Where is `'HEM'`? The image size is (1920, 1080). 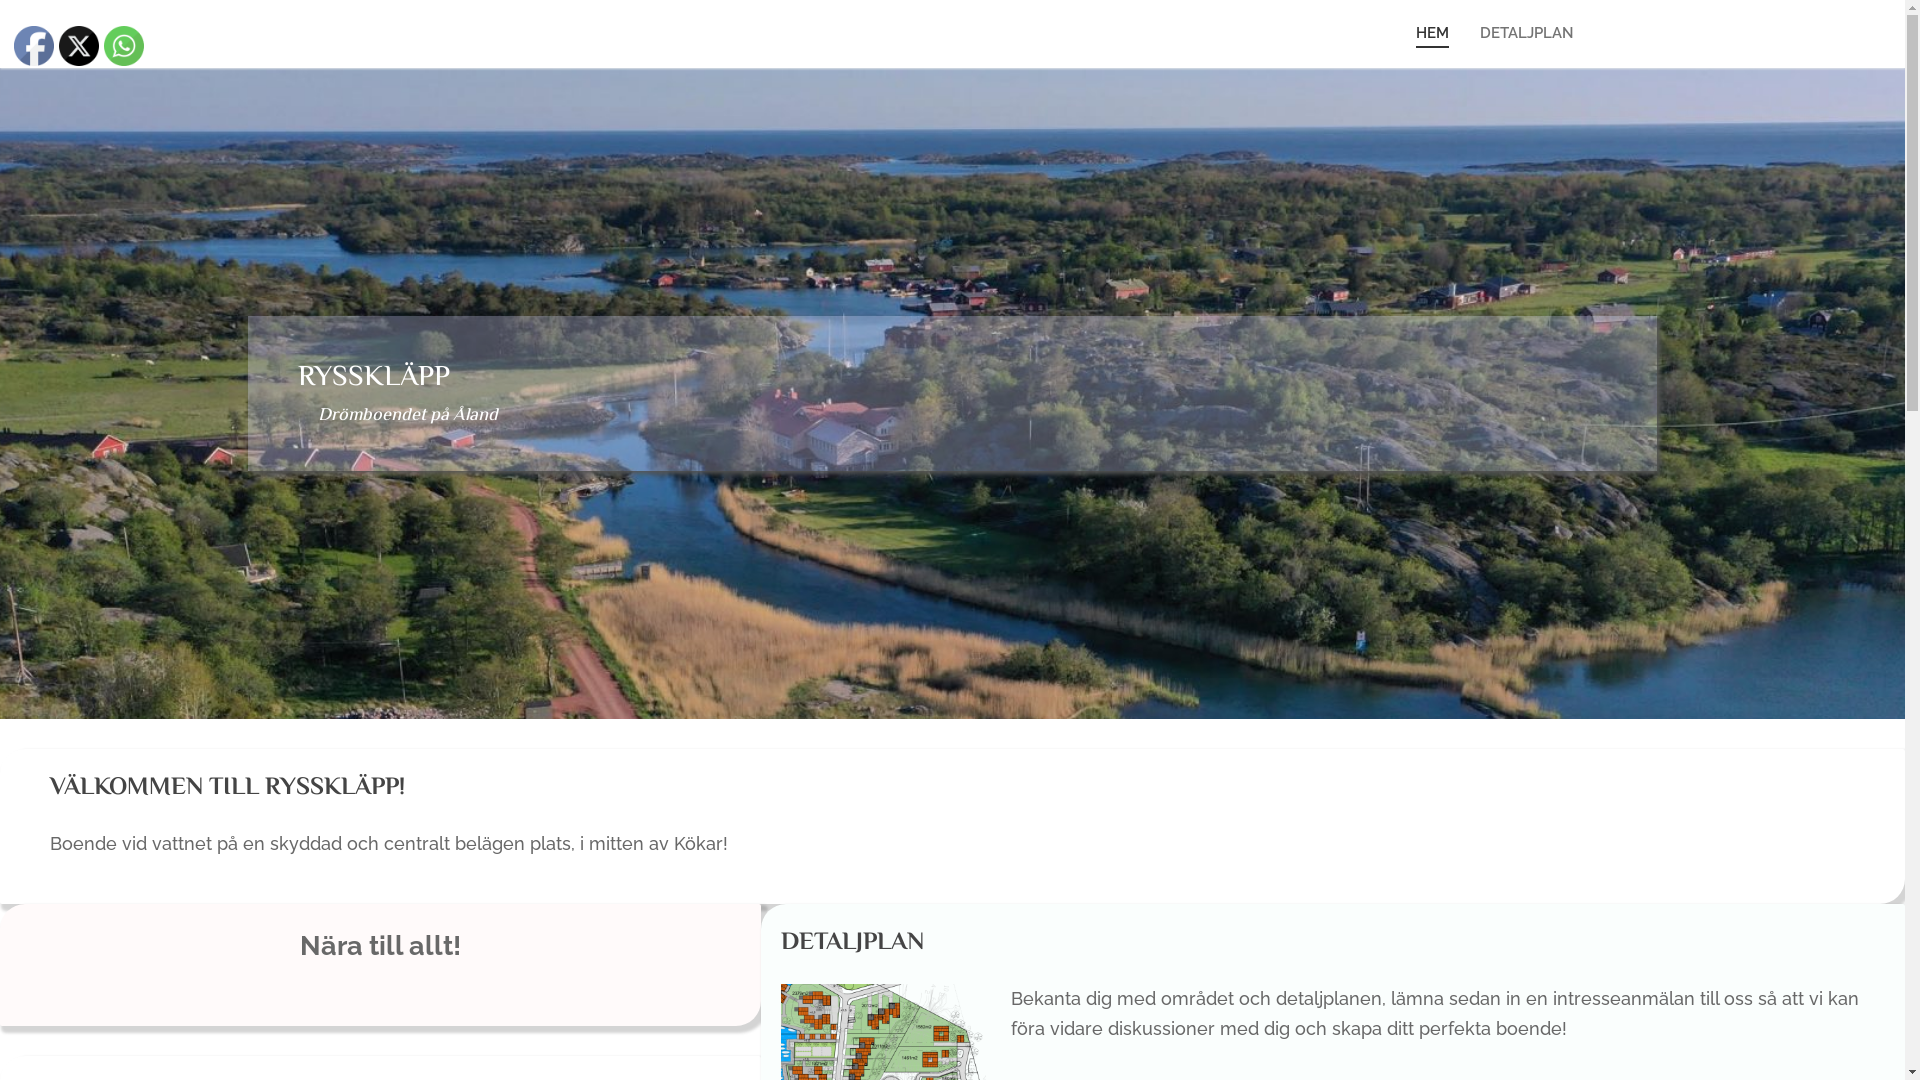 'HEM' is located at coordinates (1400, 33).